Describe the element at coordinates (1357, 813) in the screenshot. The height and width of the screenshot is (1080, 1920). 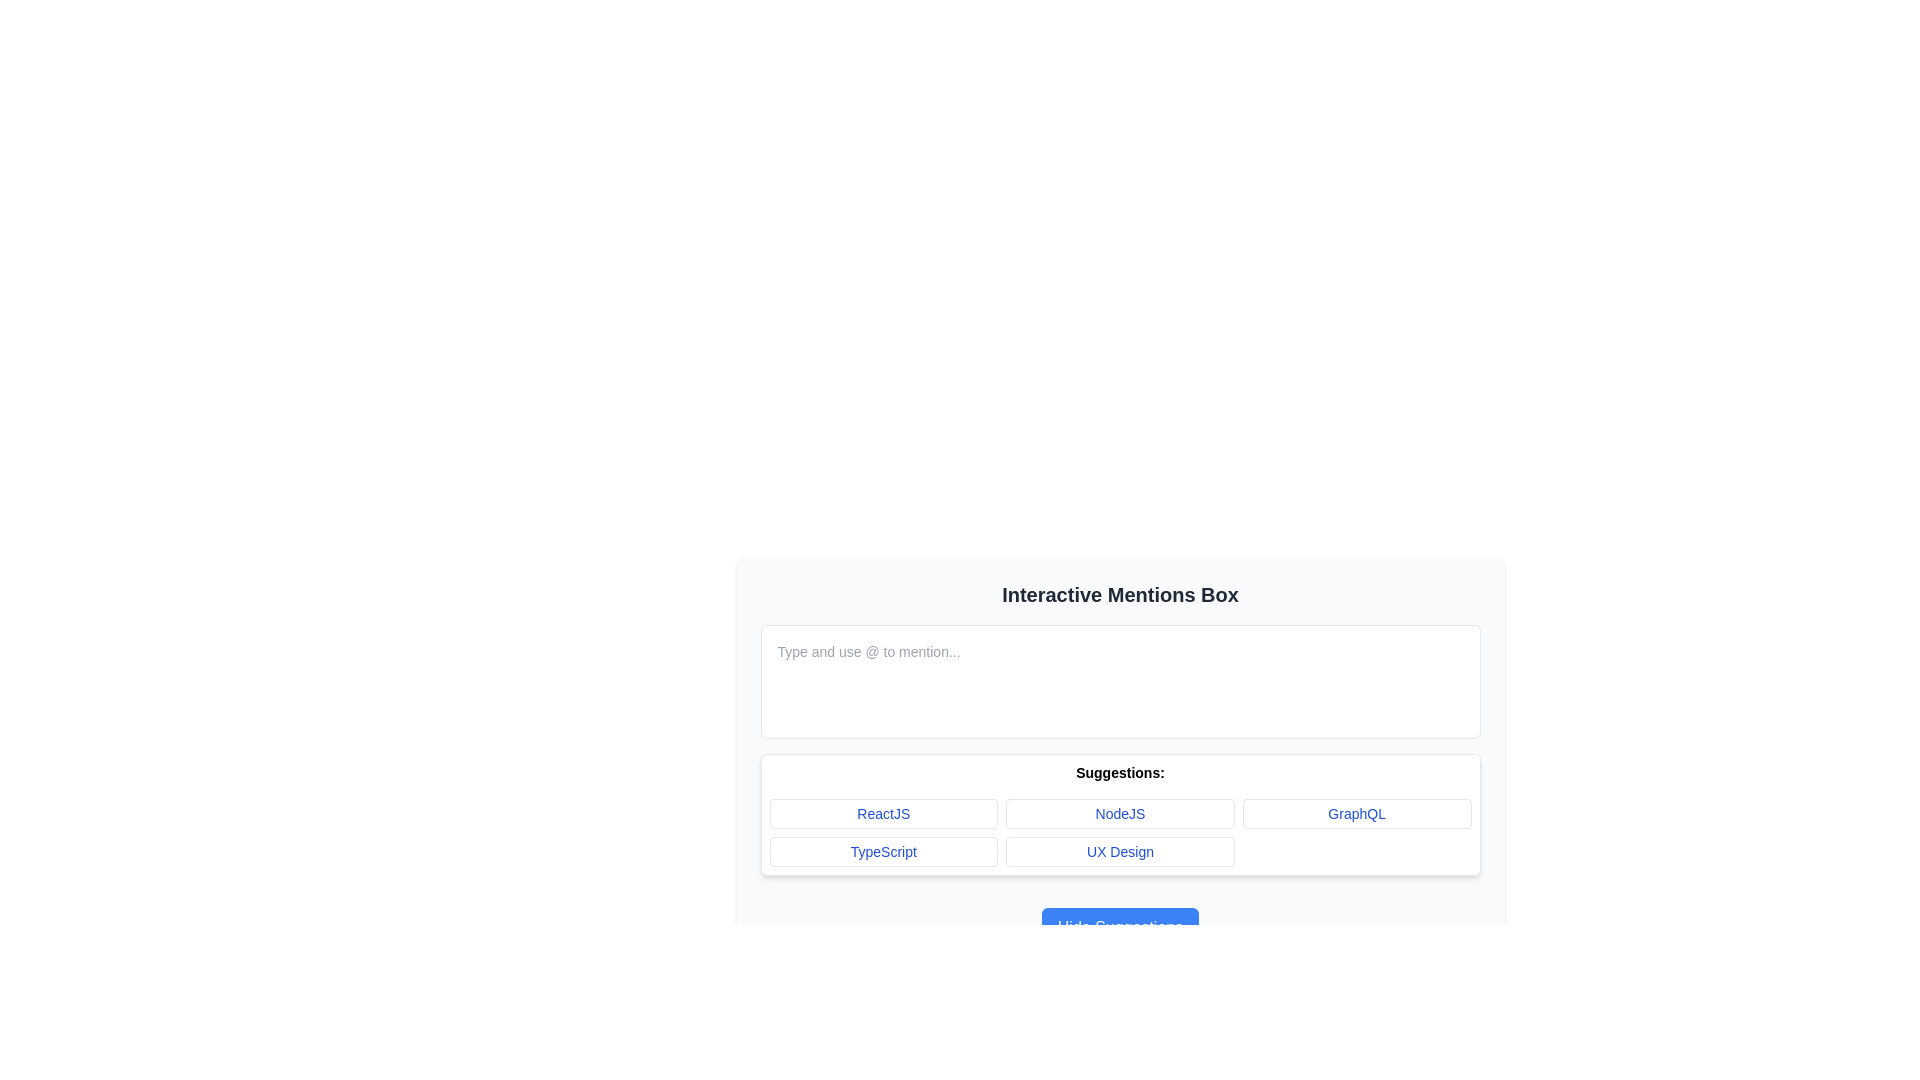
I see `the 'GraphQL' button, which is a rectangular button with a white background and blue text, located under the label 'Suggestions' in the grid layout` at that location.